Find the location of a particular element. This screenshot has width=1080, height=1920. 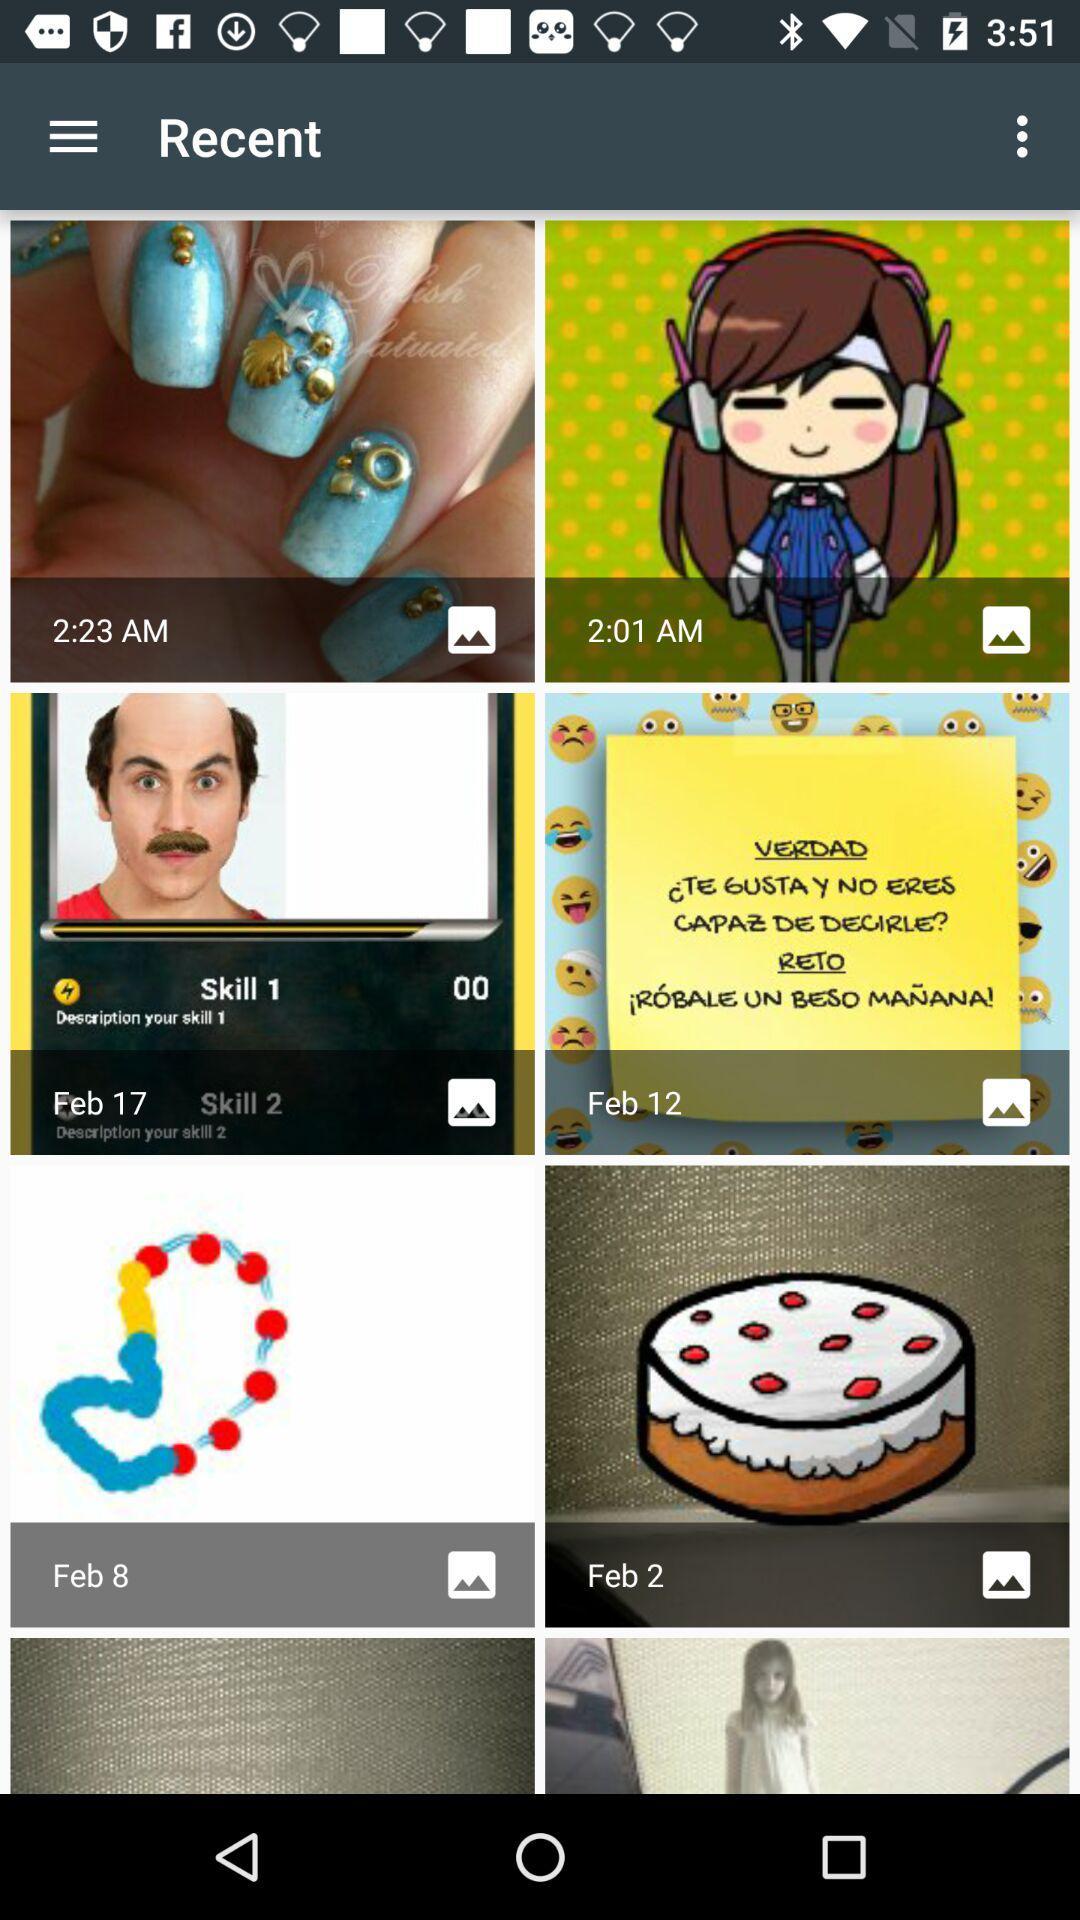

the app to the left of recent item is located at coordinates (72, 135).